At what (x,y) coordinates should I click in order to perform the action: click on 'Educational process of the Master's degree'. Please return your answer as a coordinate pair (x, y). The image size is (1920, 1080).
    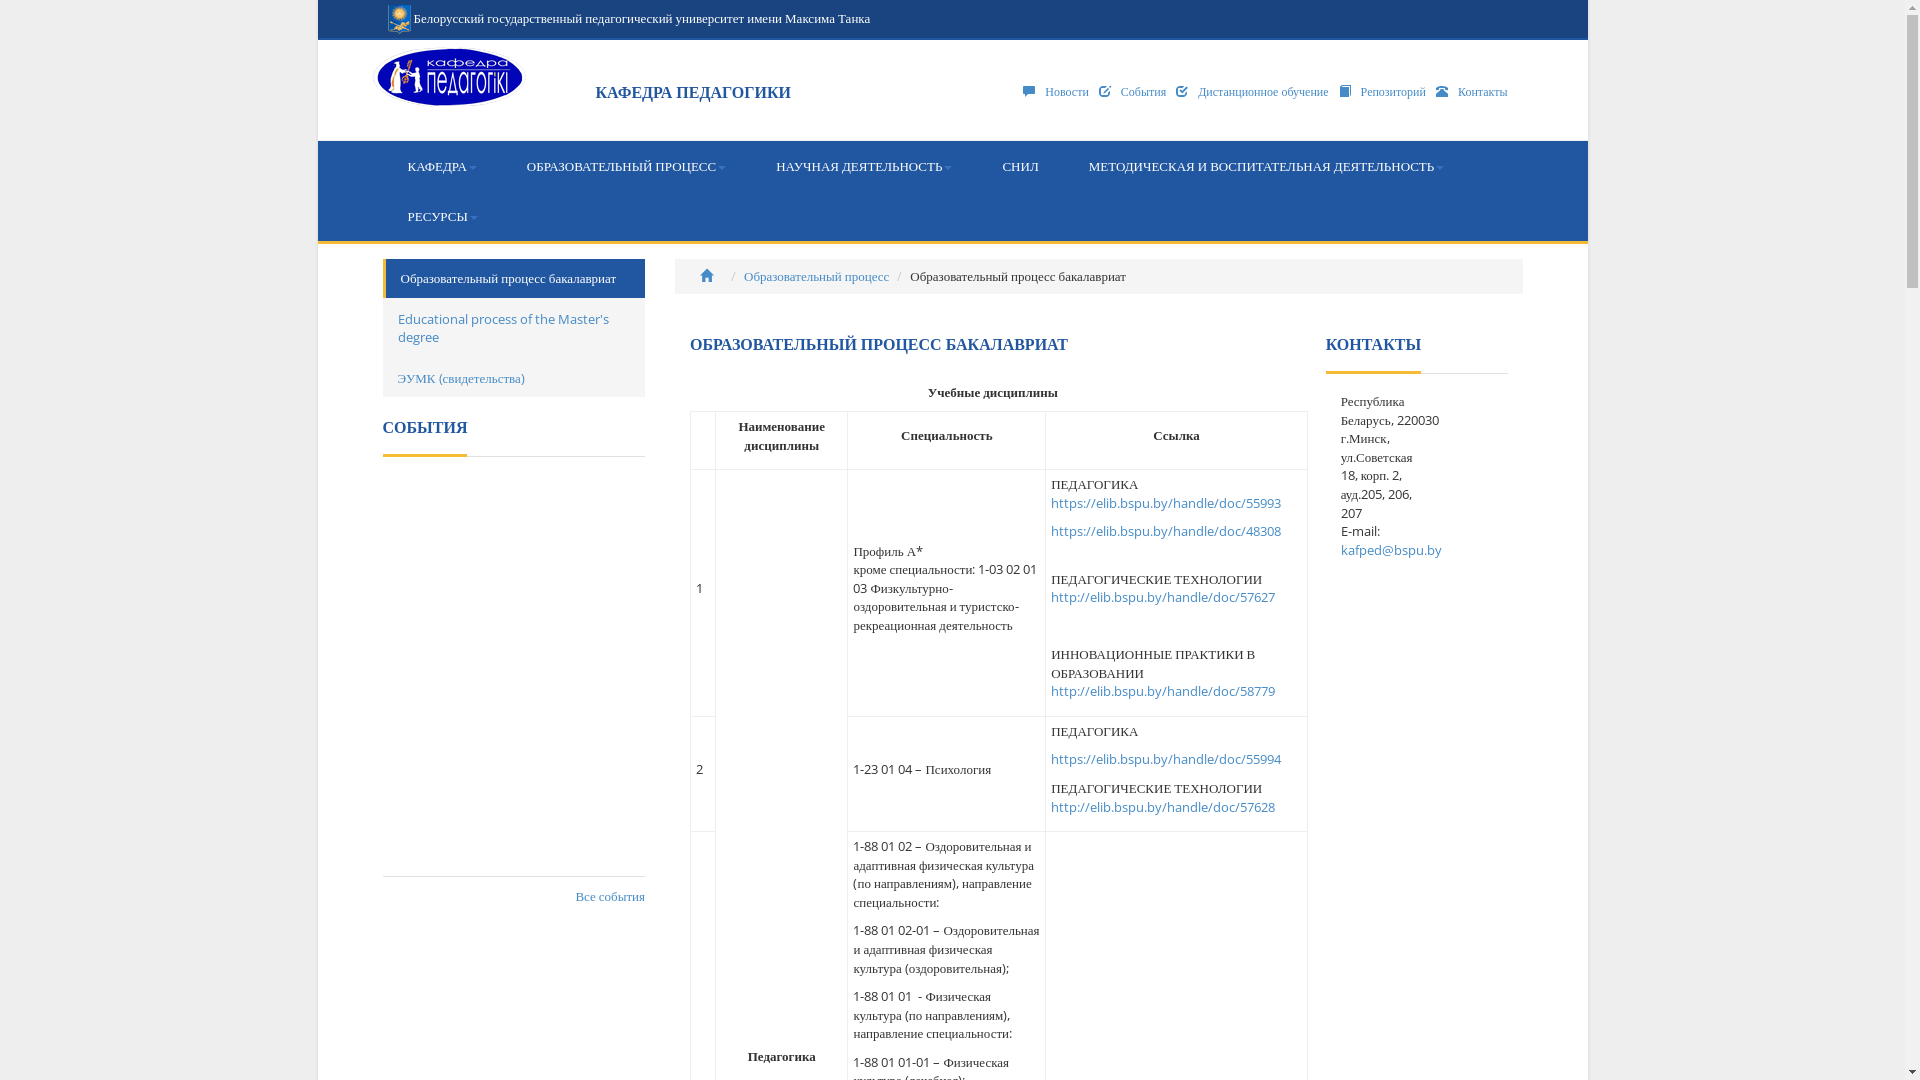
    Looking at the image, I should click on (513, 327).